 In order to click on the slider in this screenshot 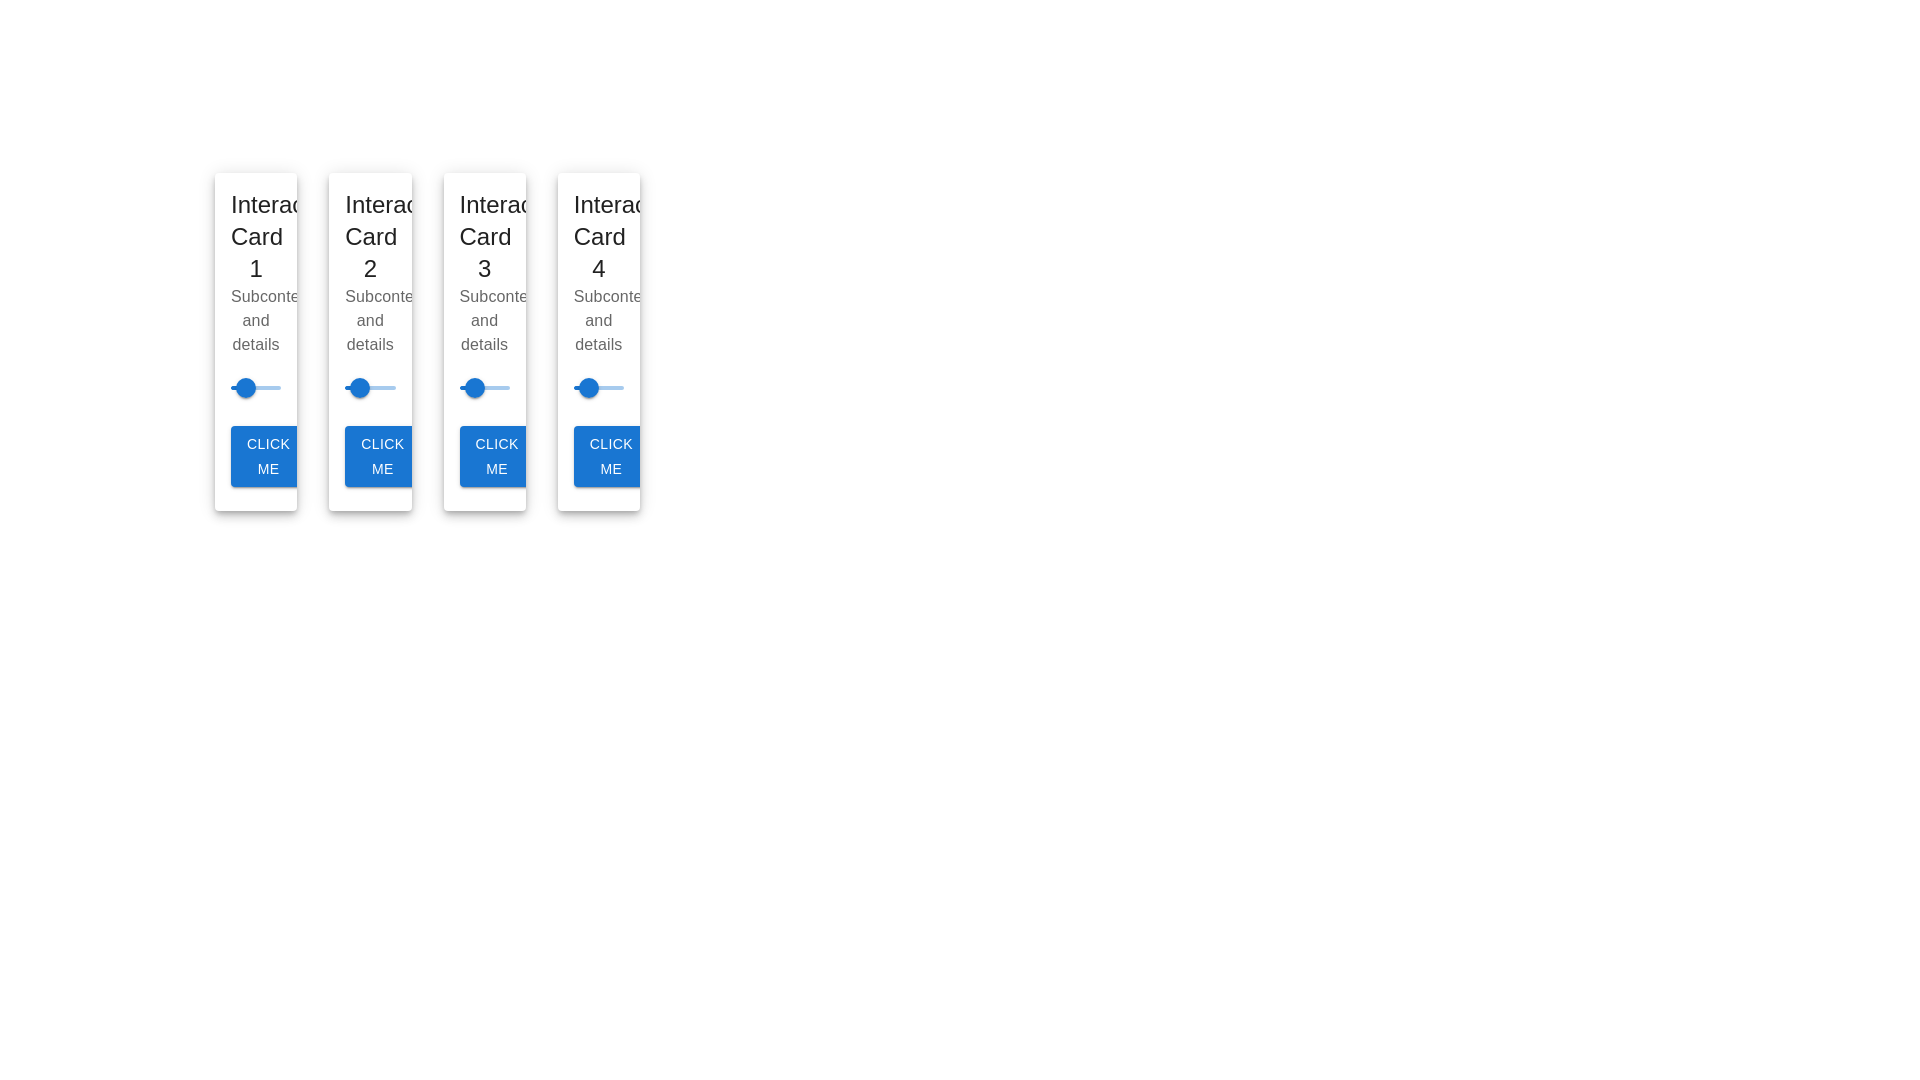, I will do `click(373, 388)`.